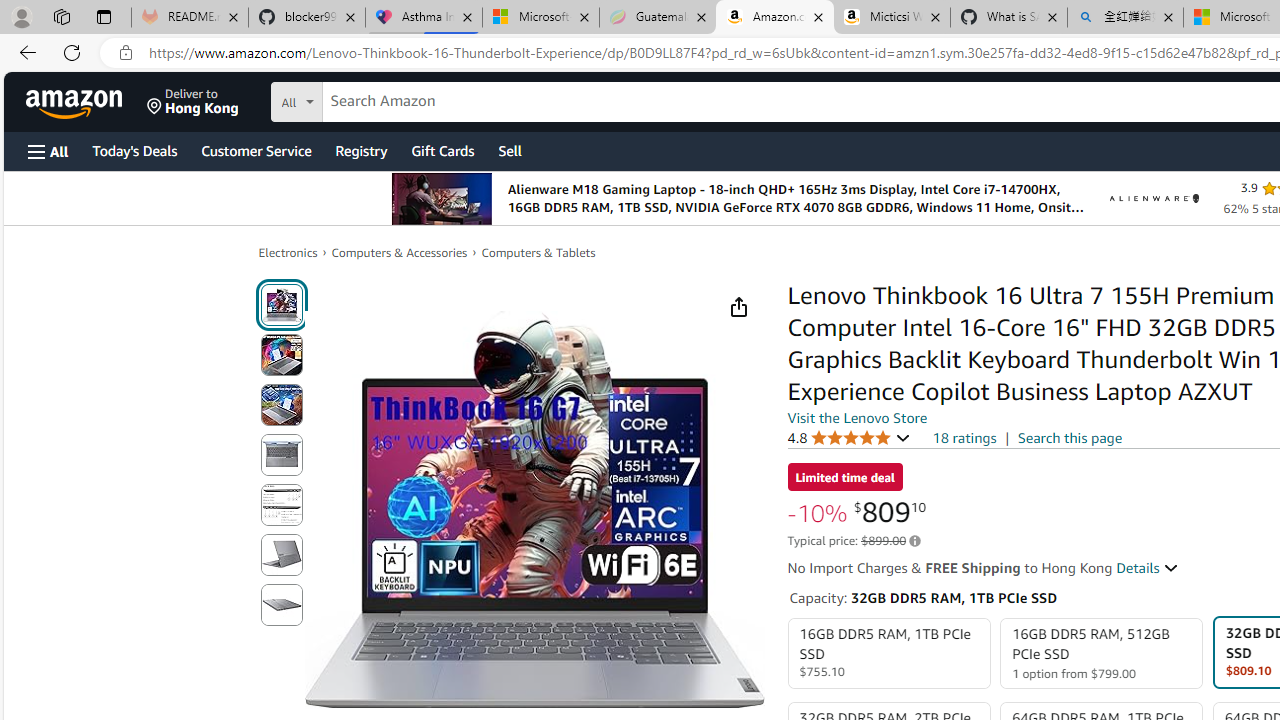 Image resolution: width=1280 pixels, height=720 pixels. What do you see at coordinates (287, 252) in the screenshot?
I see `'Electronics'` at bounding box center [287, 252].